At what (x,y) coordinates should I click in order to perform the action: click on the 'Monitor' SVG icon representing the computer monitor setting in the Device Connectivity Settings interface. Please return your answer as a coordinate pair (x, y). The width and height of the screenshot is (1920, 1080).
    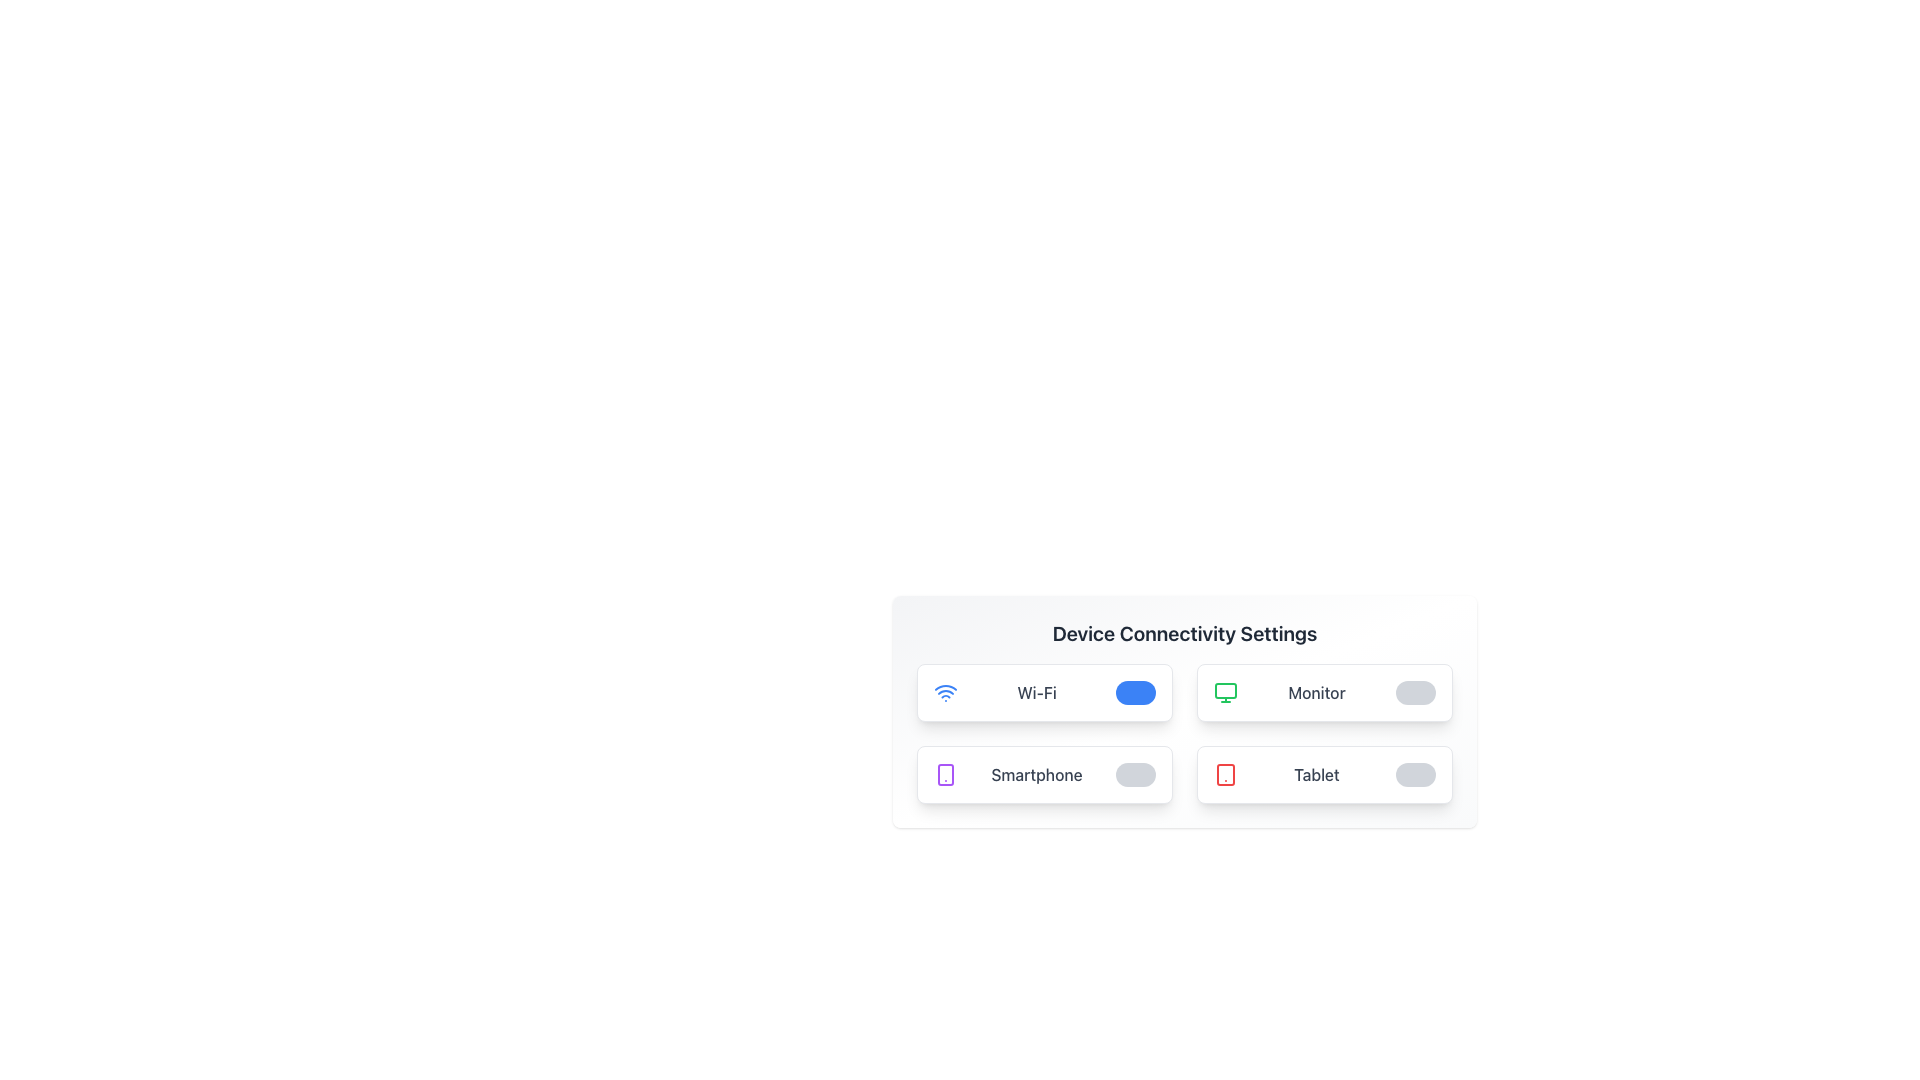
    Looking at the image, I should click on (1224, 692).